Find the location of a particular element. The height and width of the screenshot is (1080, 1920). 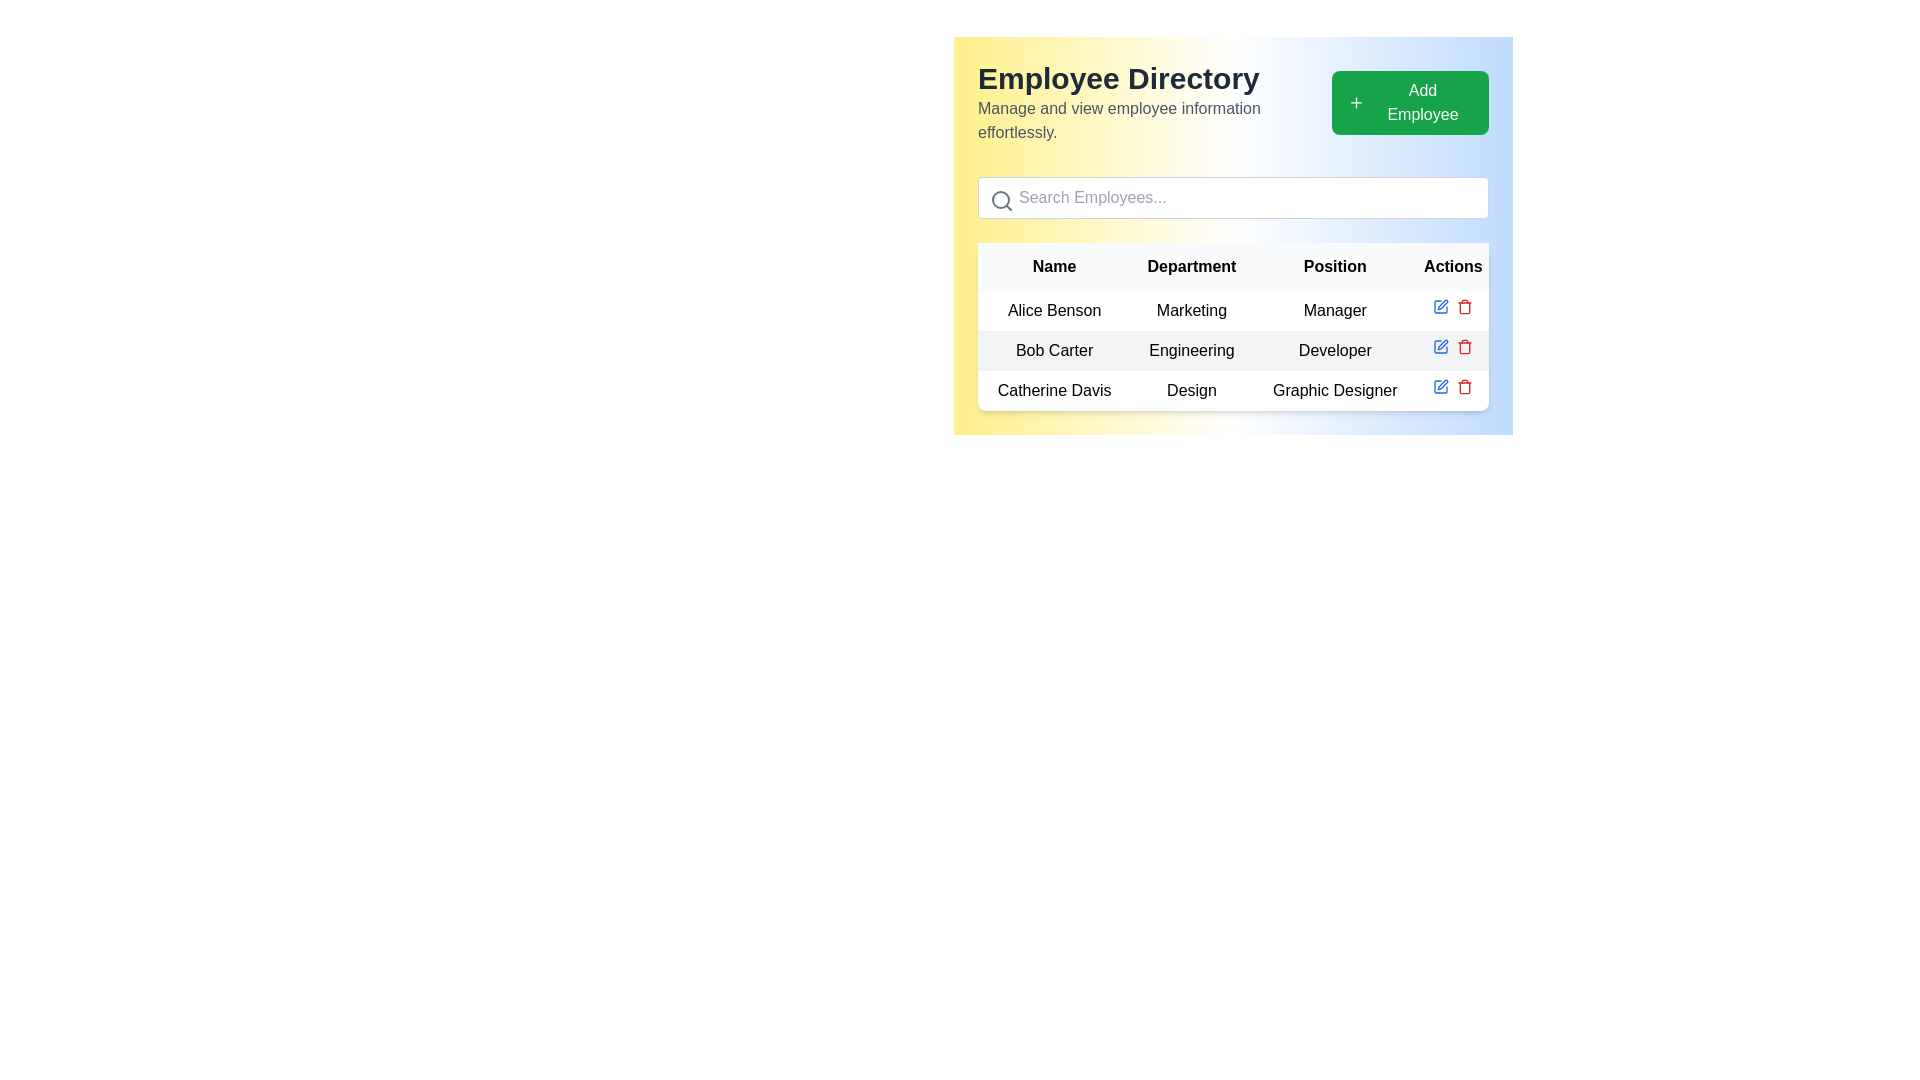

properties of the circular SVG component that is part of the magnifying glass icon located to the left of the search input field, in order to modify its styling is located at coordinates (1001, 200).